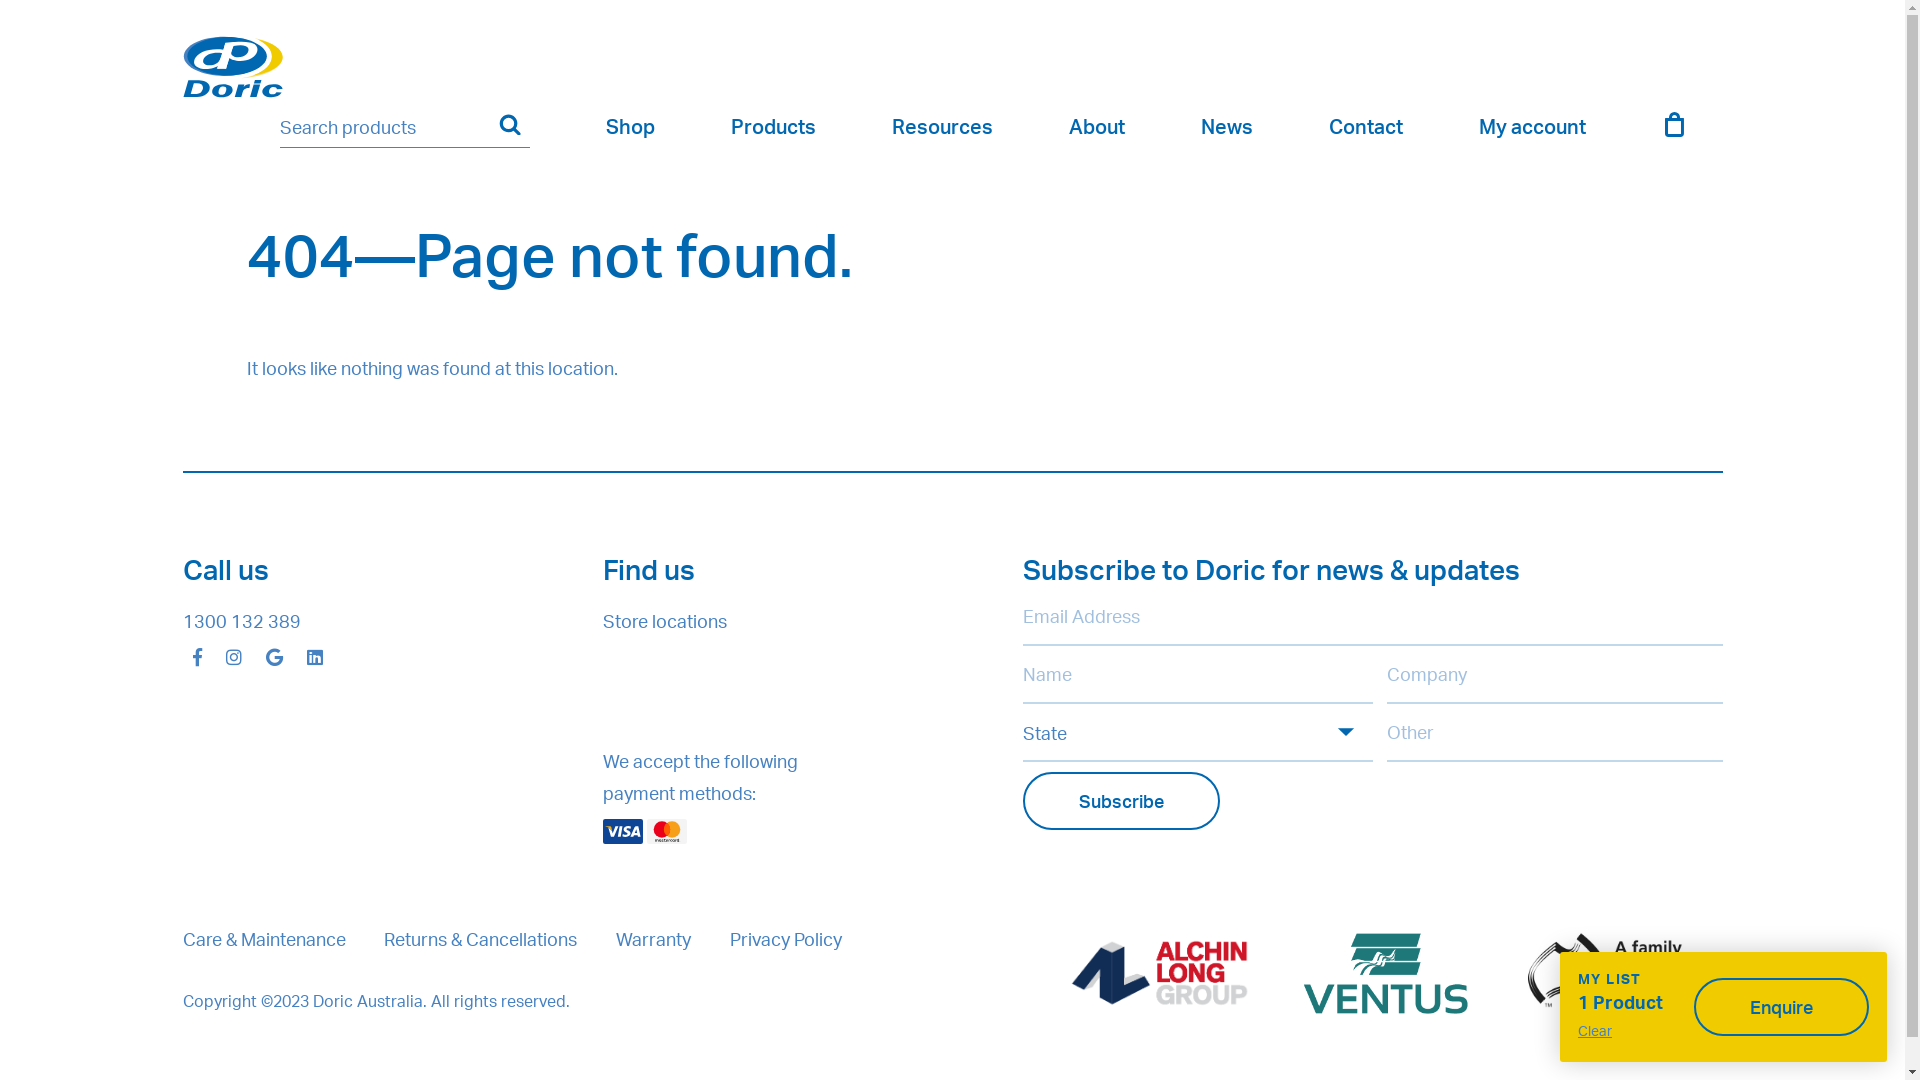 Image resolution: width=1920 pixels, height=1080 pixels. I want to click on 'Contact', so click(1329, 127).